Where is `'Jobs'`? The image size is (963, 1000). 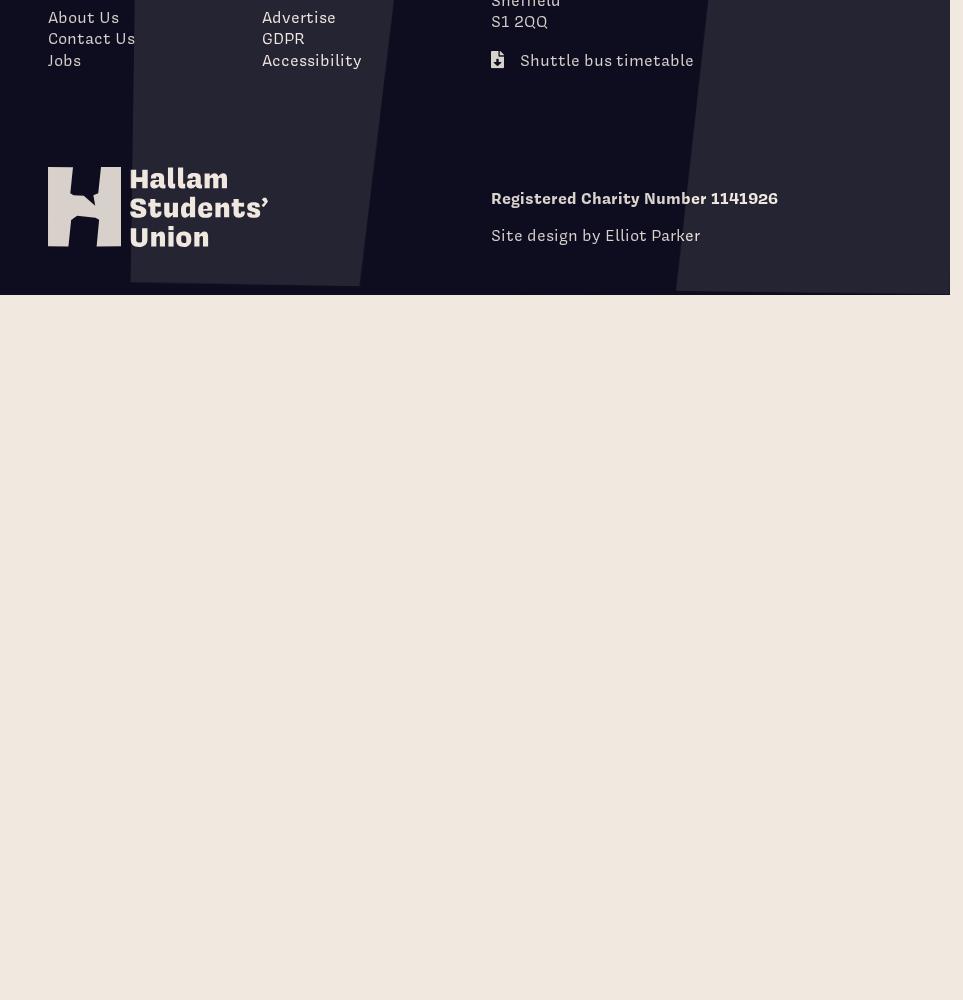 'Jobs' is located at coordinates (63, 59).